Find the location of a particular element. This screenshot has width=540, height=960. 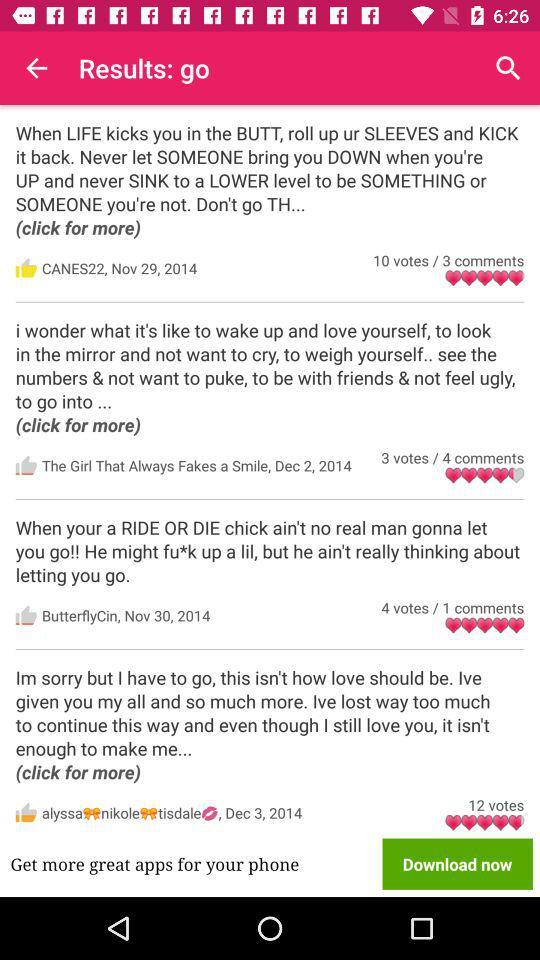

the icon next to get more great item is located at coordinates (457, 863).